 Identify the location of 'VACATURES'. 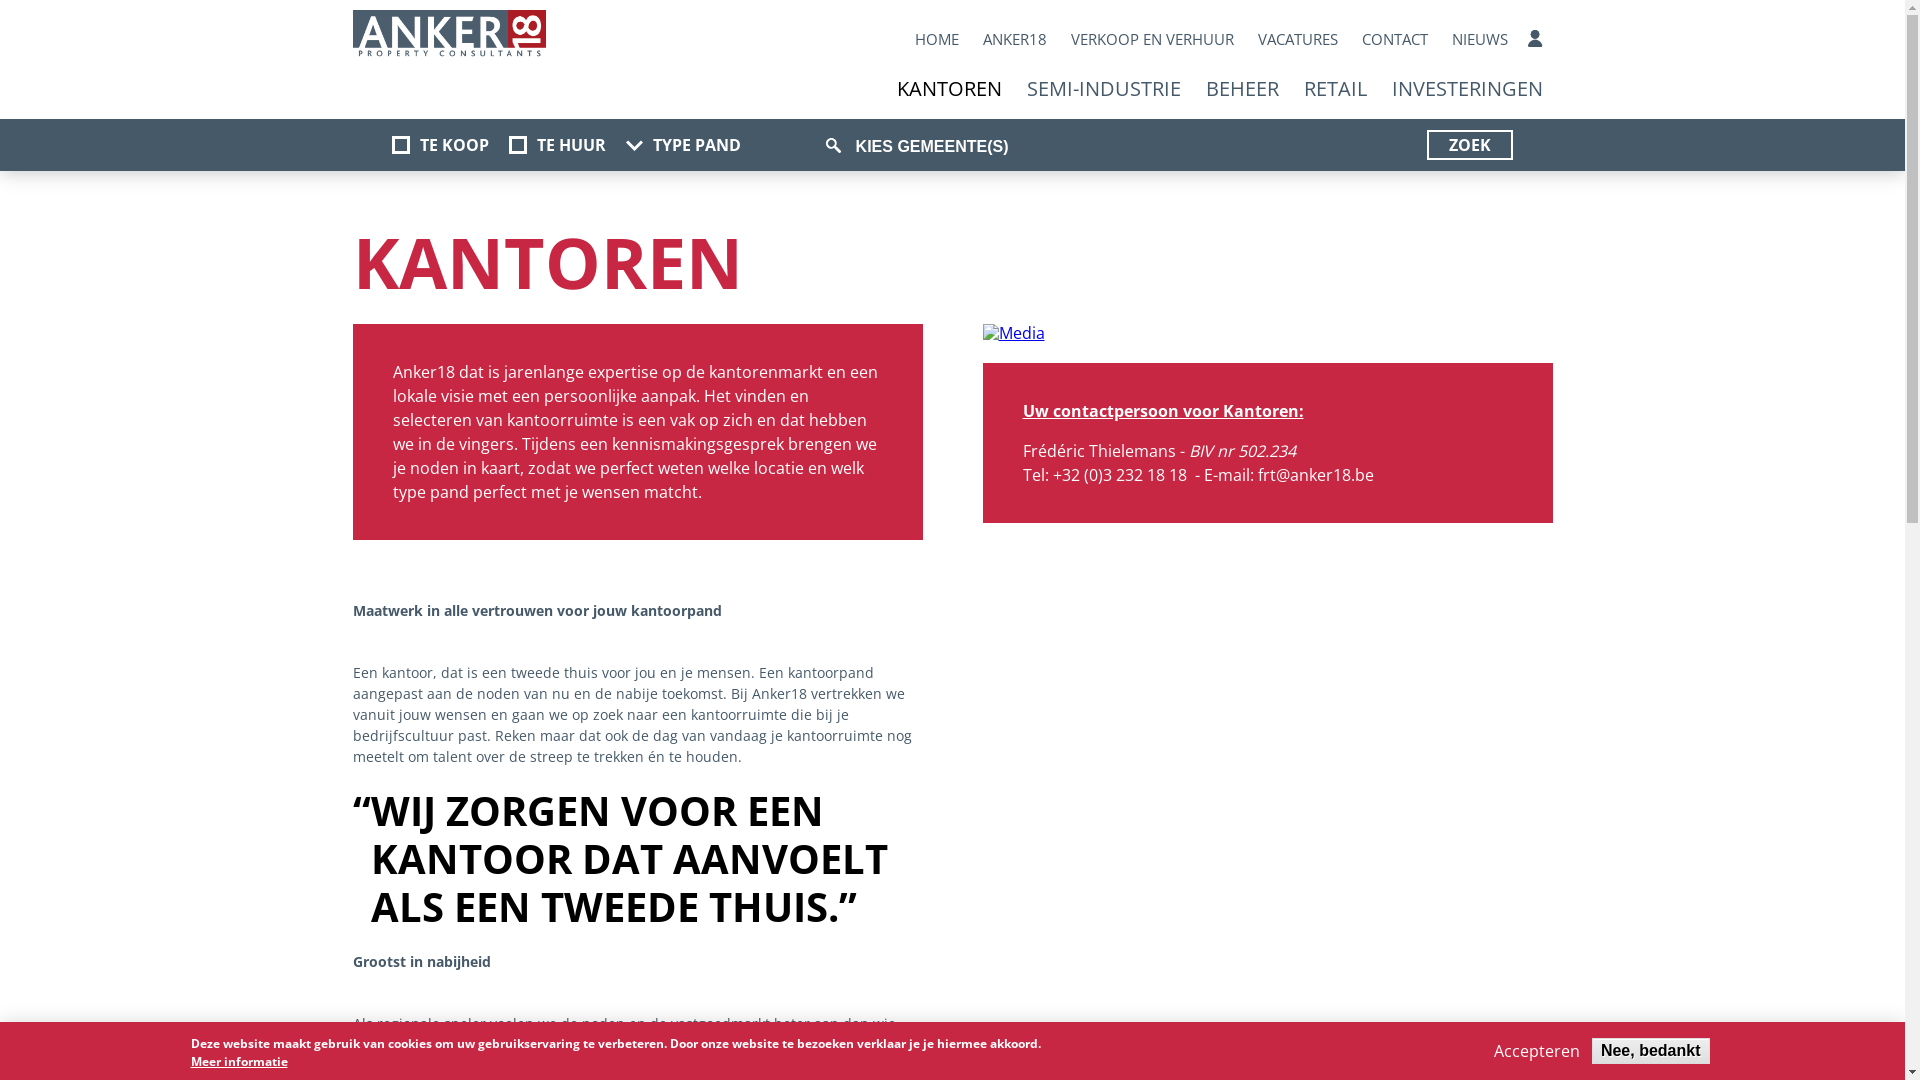
(1297, 38).